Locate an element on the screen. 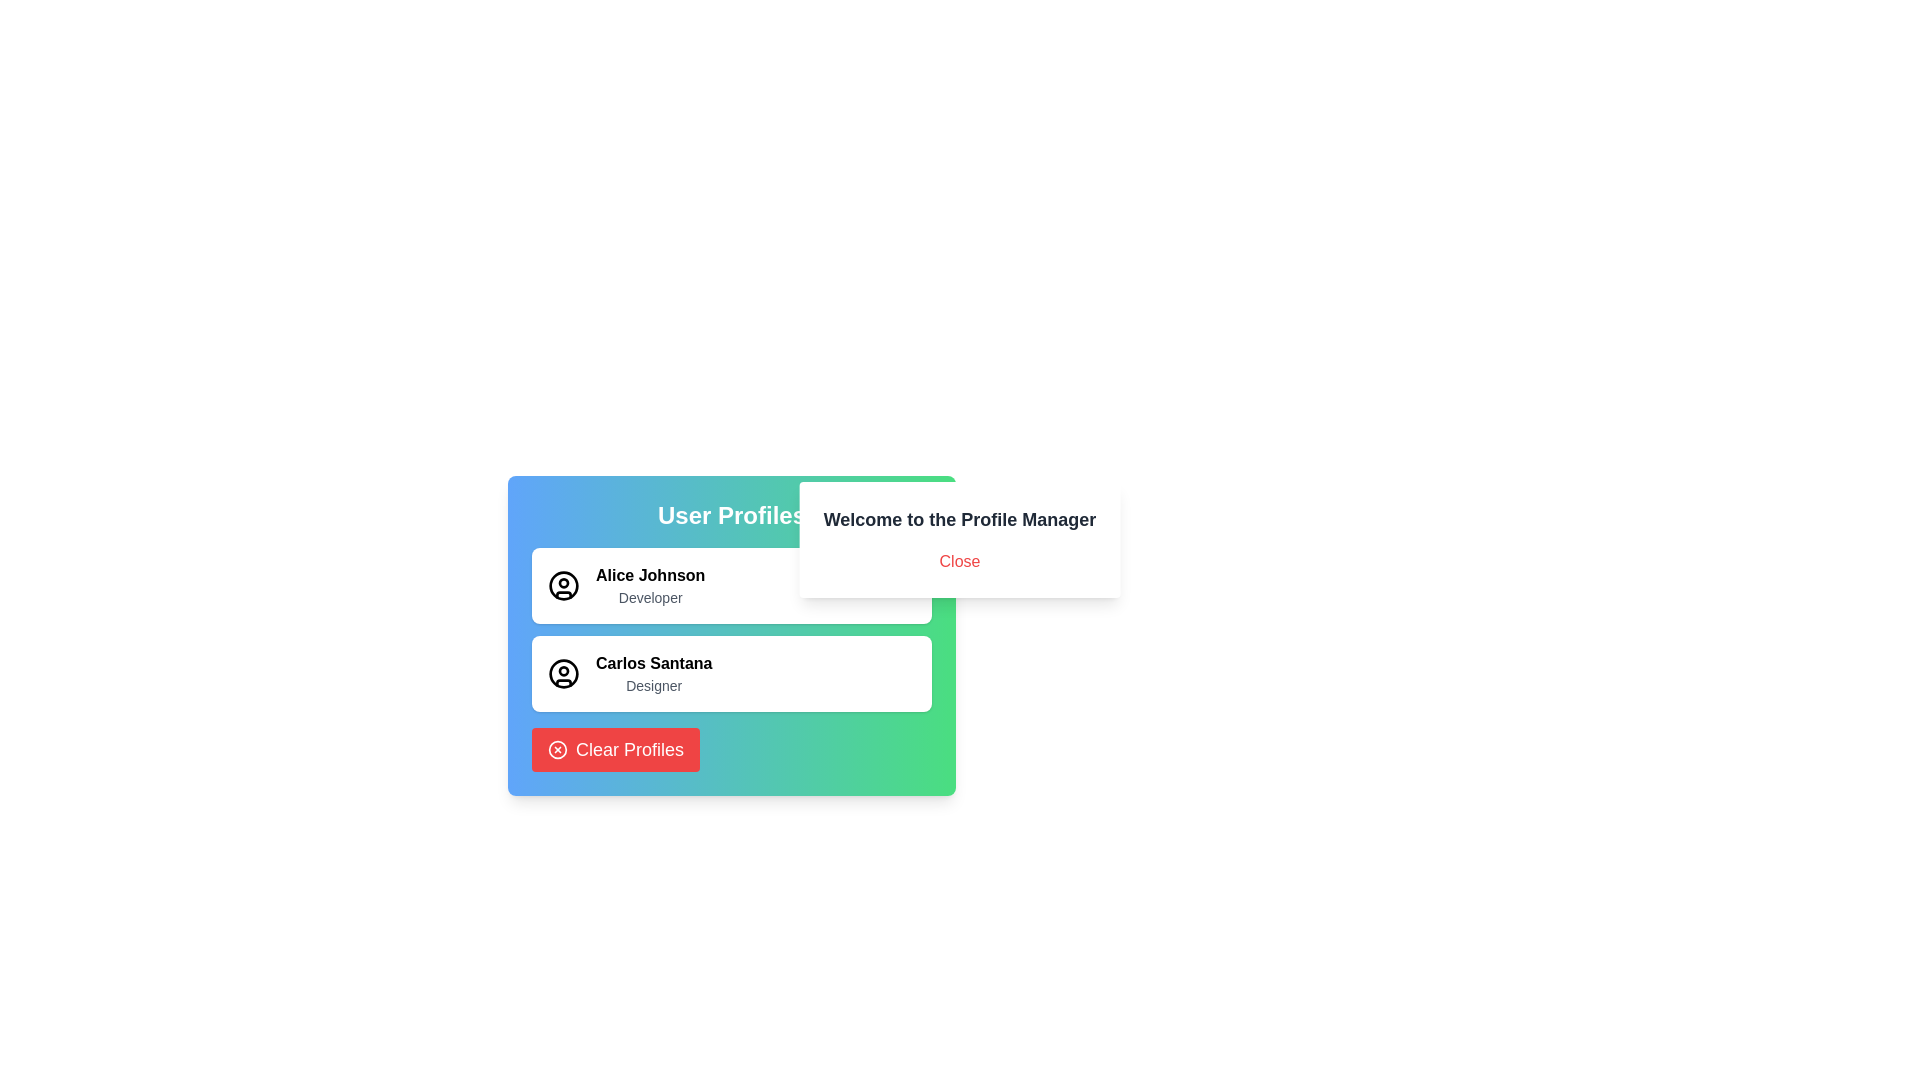  the text label element 'Carlos Santana', which is styled in black and presented in a bold font, located in a white background above the smaller text 'Designer' is located at coordinates (654, 663).